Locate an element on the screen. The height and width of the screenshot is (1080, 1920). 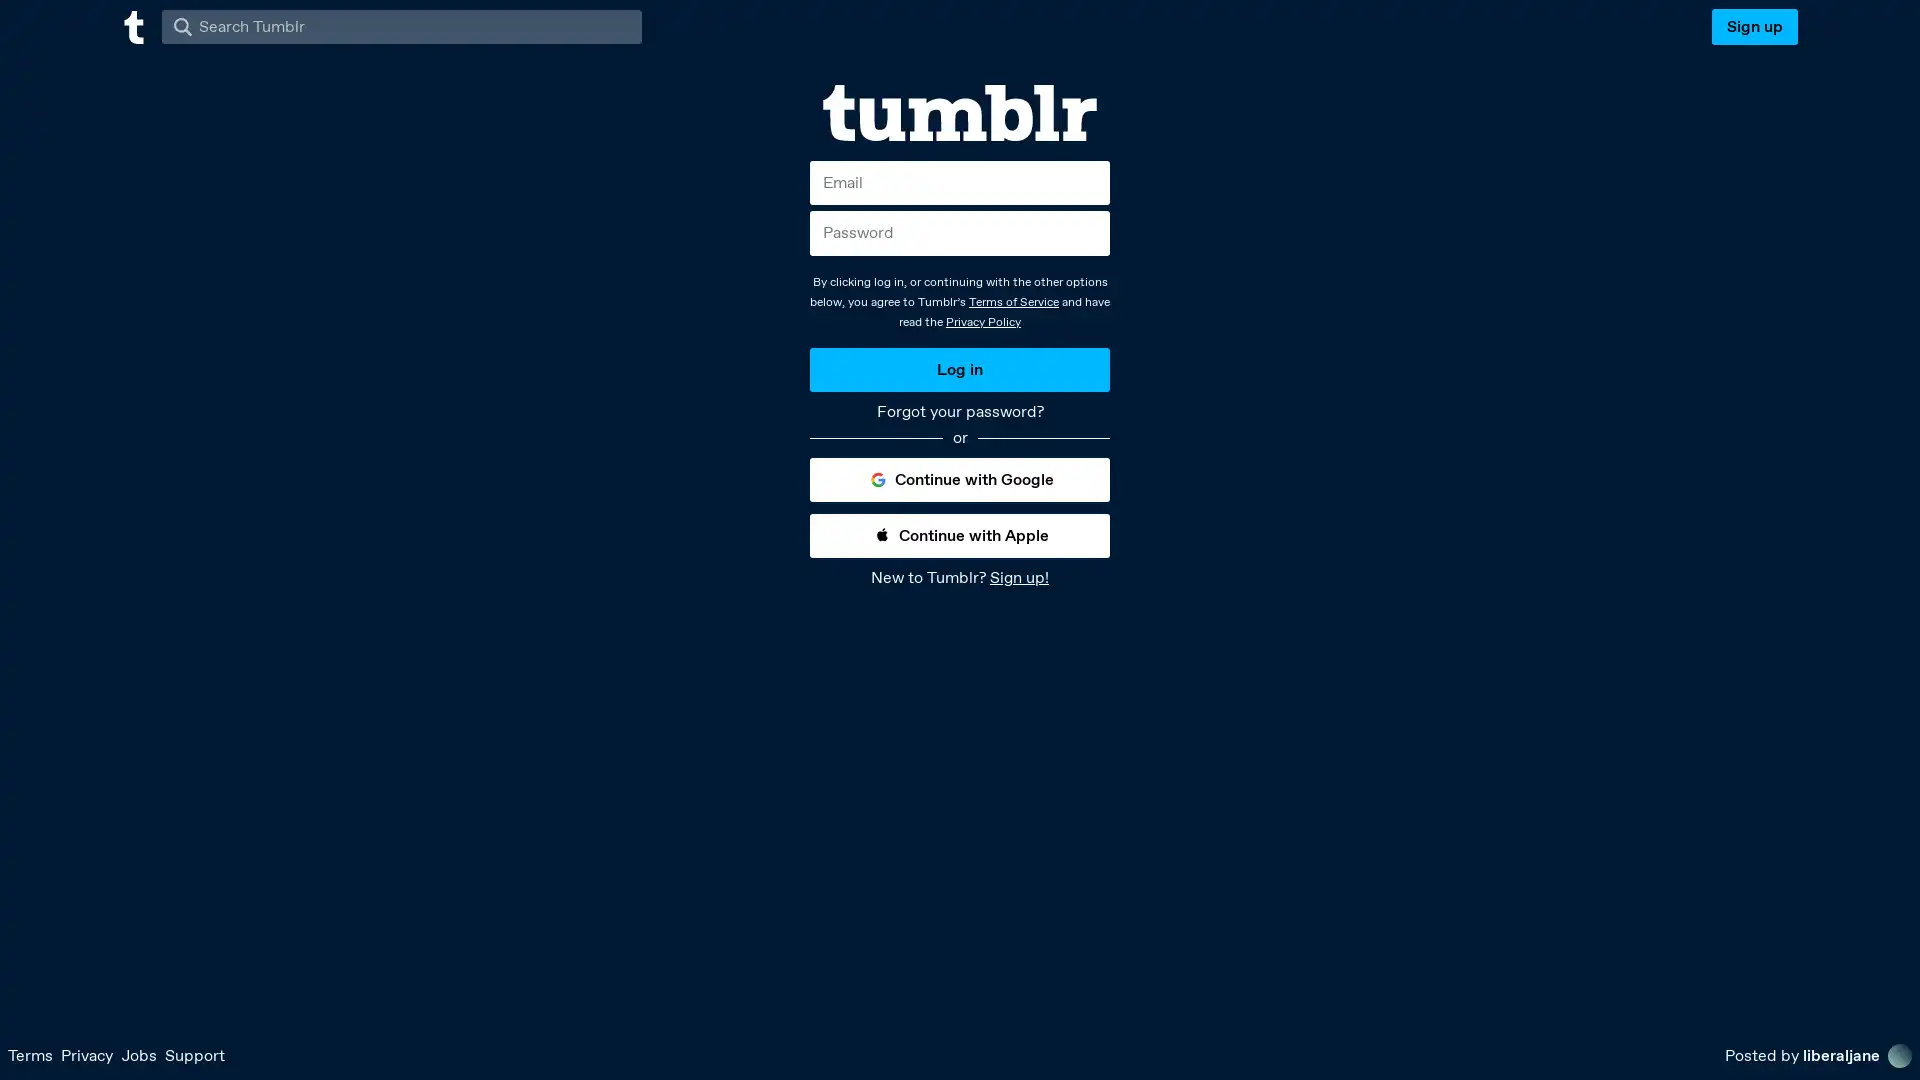
Log in is located at coordinates (960, 369).